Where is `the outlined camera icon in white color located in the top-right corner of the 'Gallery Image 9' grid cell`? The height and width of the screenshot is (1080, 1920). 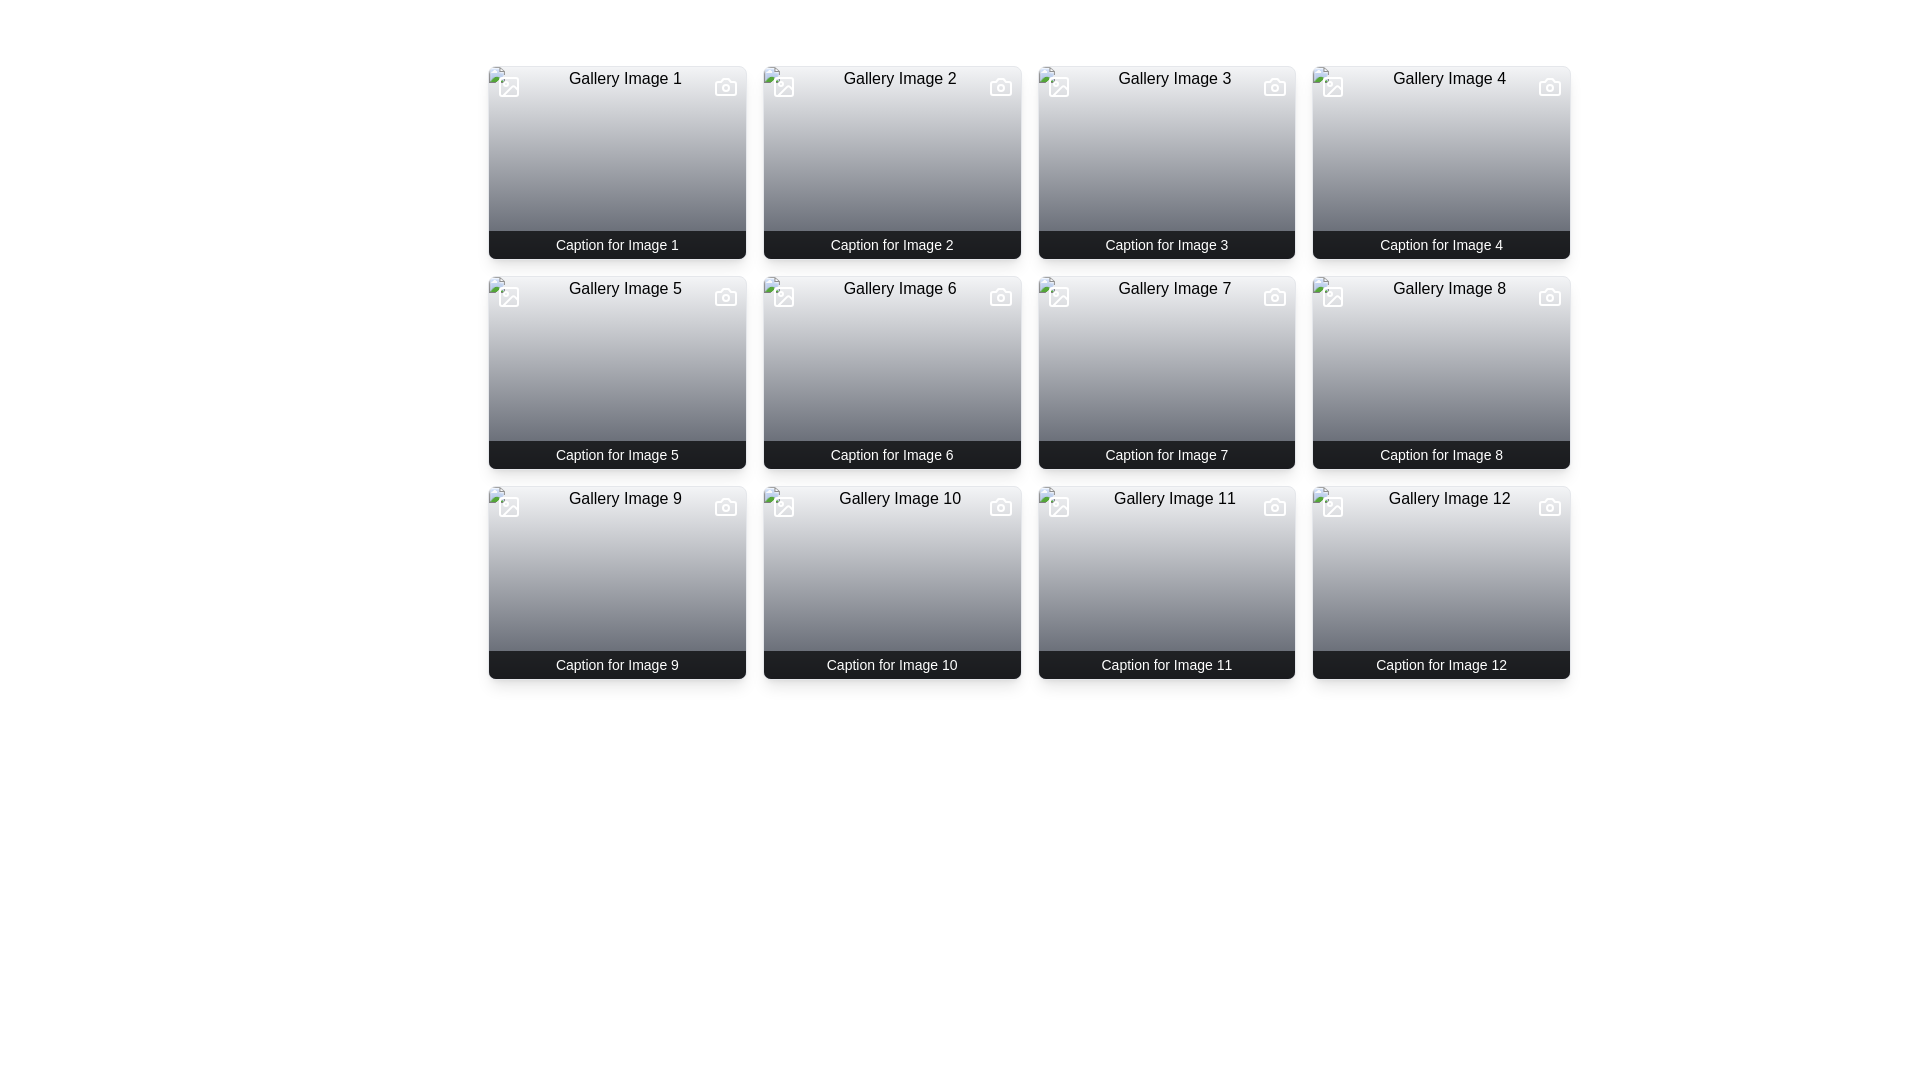
the outlined camera icon in white color located in the top-right corner of the 'Gallery Image 9' grid cell is located at coordinates (724, 505).